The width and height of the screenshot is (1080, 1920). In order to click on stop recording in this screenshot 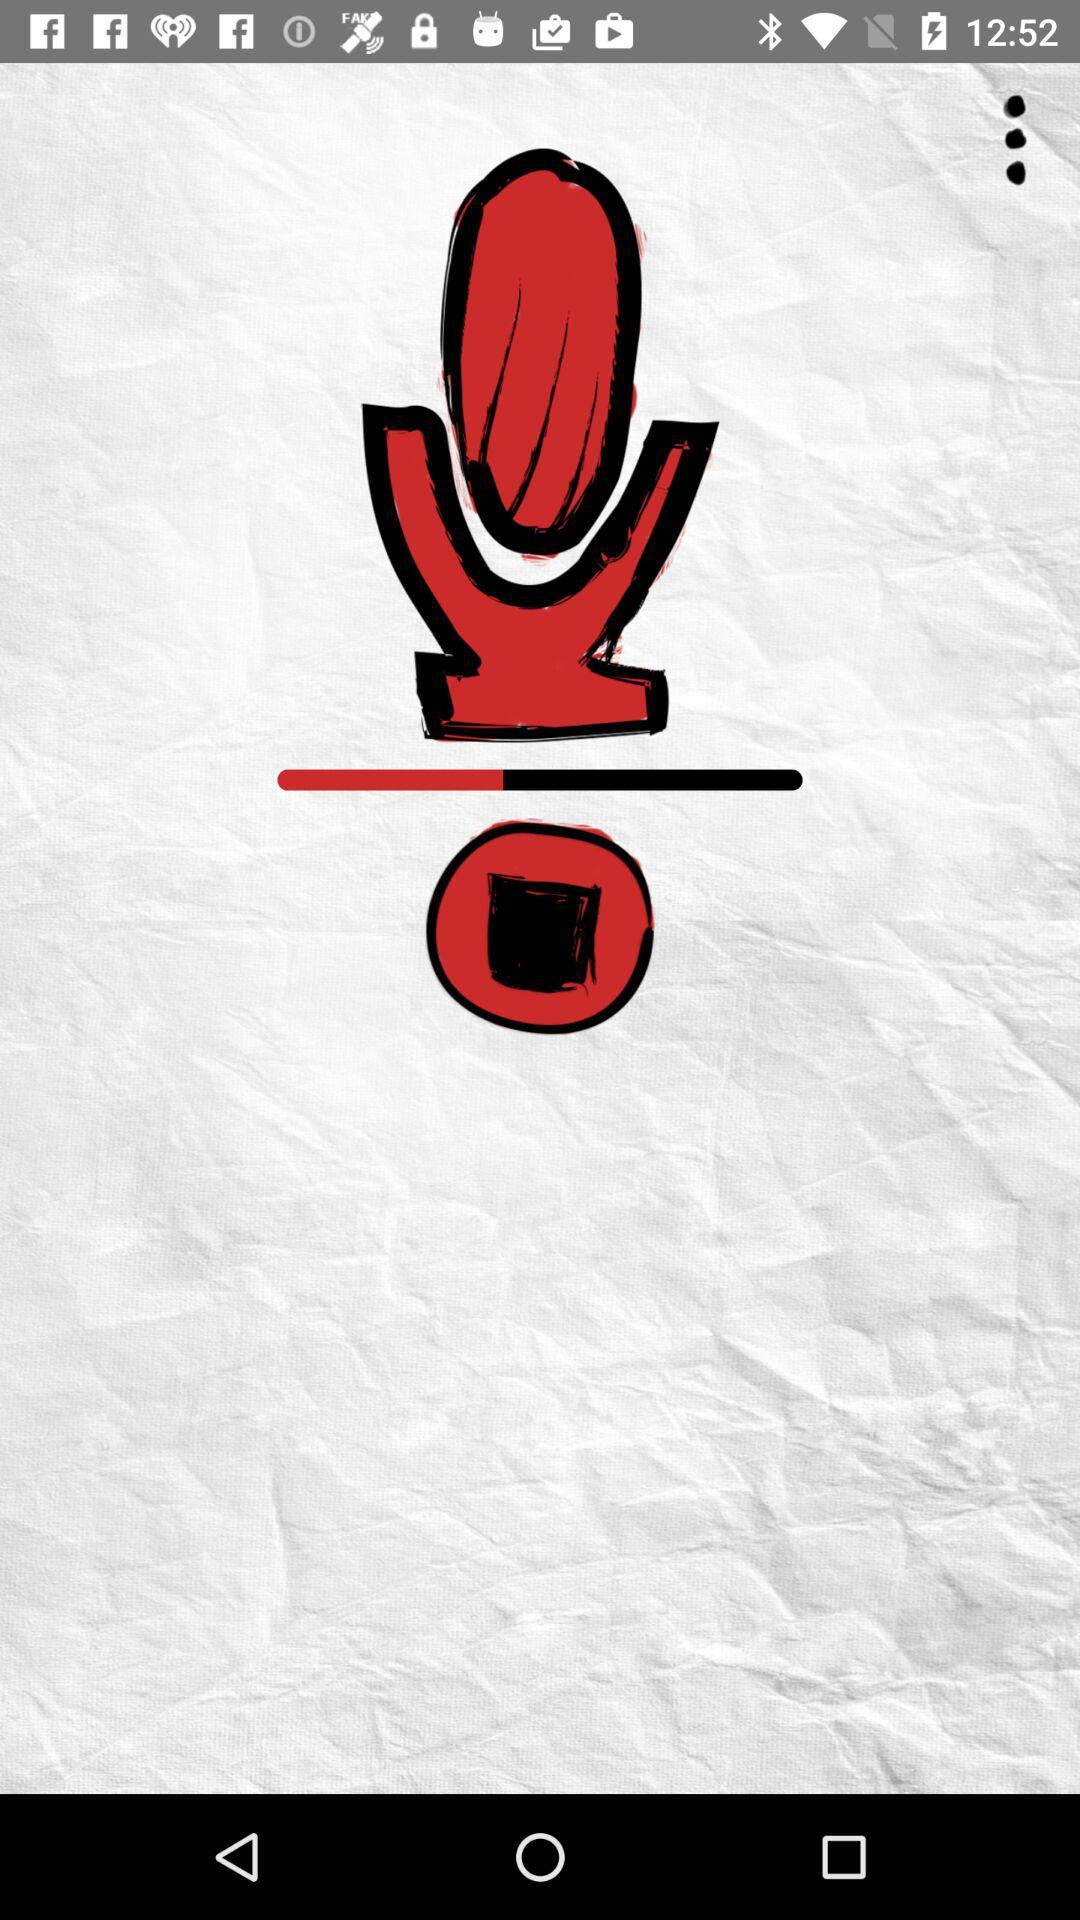, I will do `click(540, 925)`.